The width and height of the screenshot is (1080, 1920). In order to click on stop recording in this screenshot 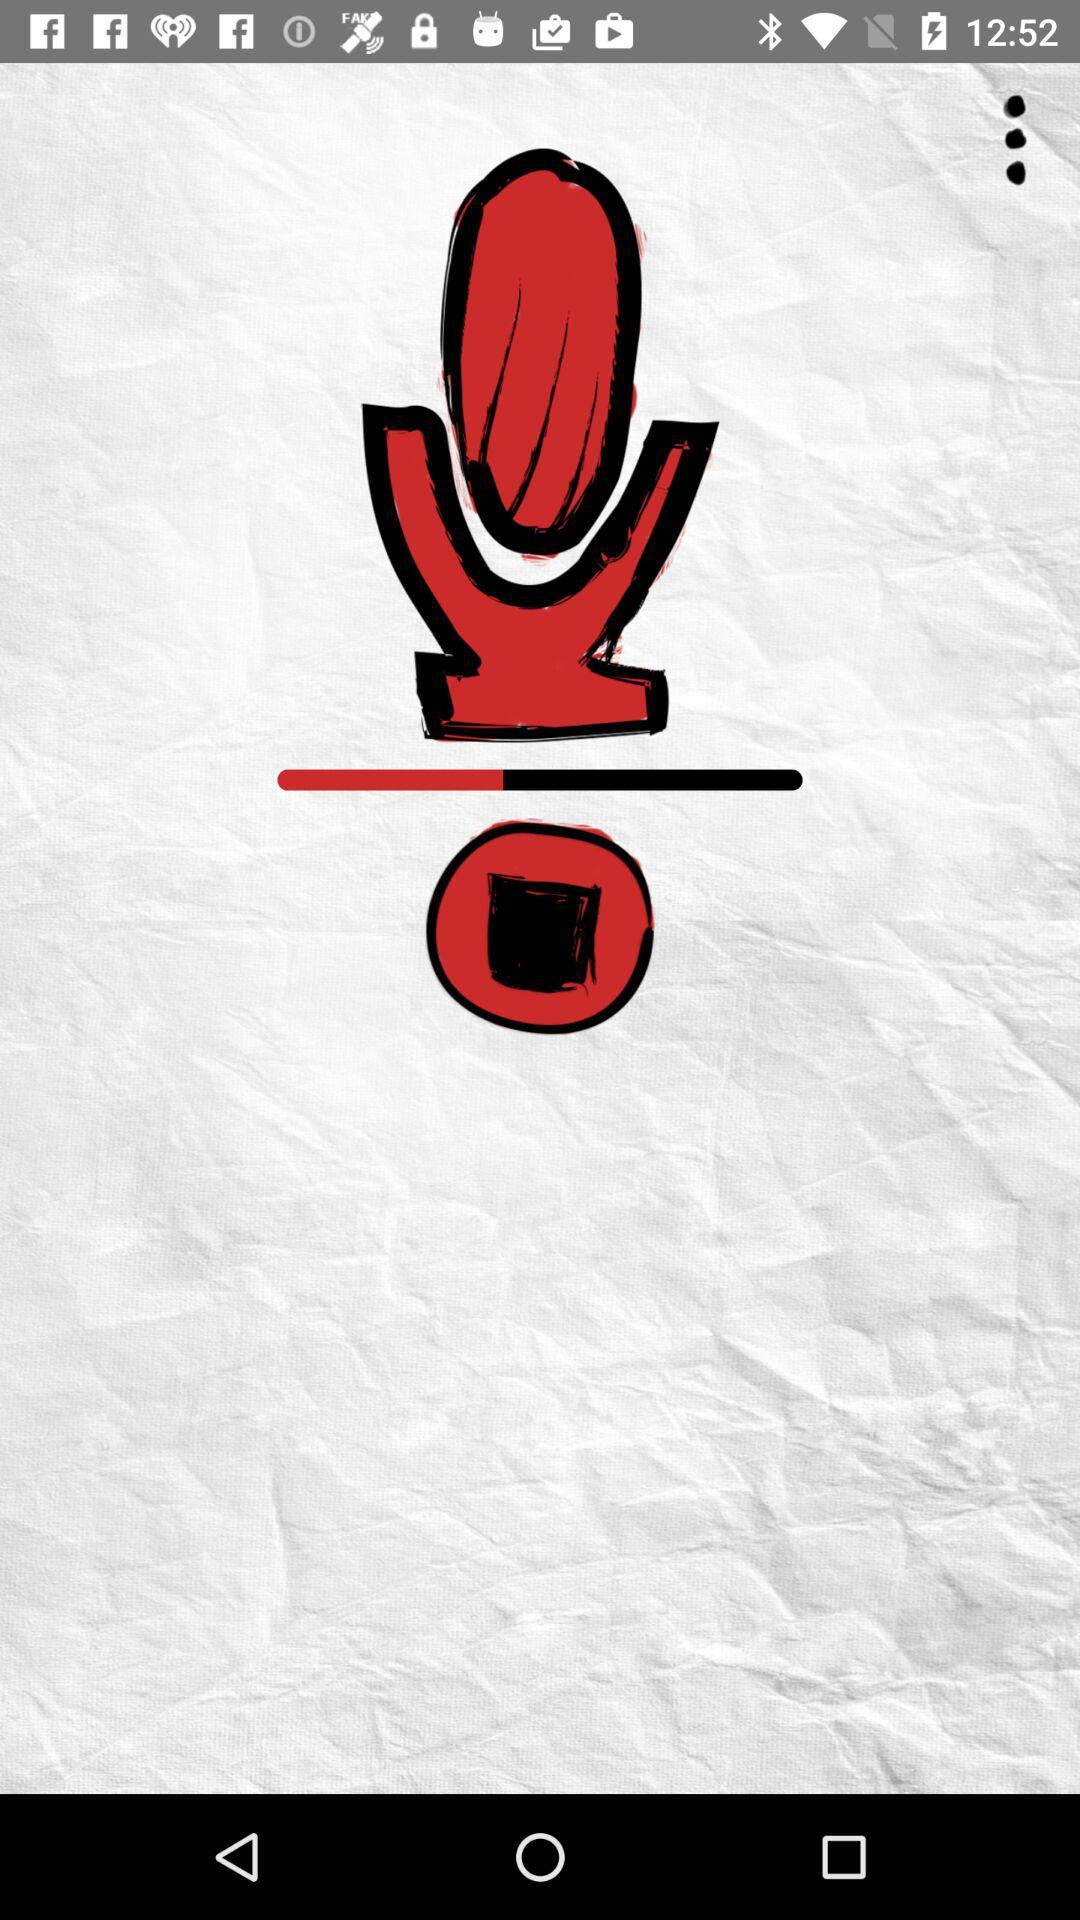, I will do `click(540, 925)`.